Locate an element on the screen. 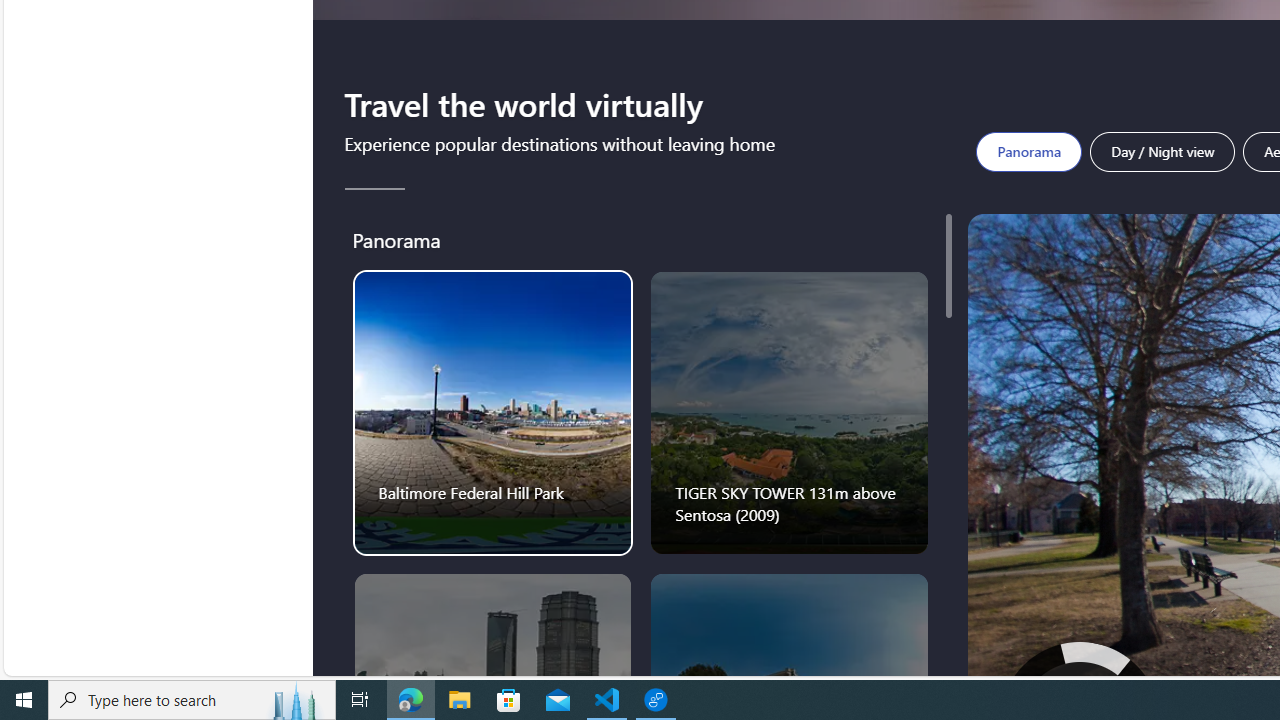 This screenshot has width=1280, height=720. 'Day / Night view' is located at coordinates (1163, 150).